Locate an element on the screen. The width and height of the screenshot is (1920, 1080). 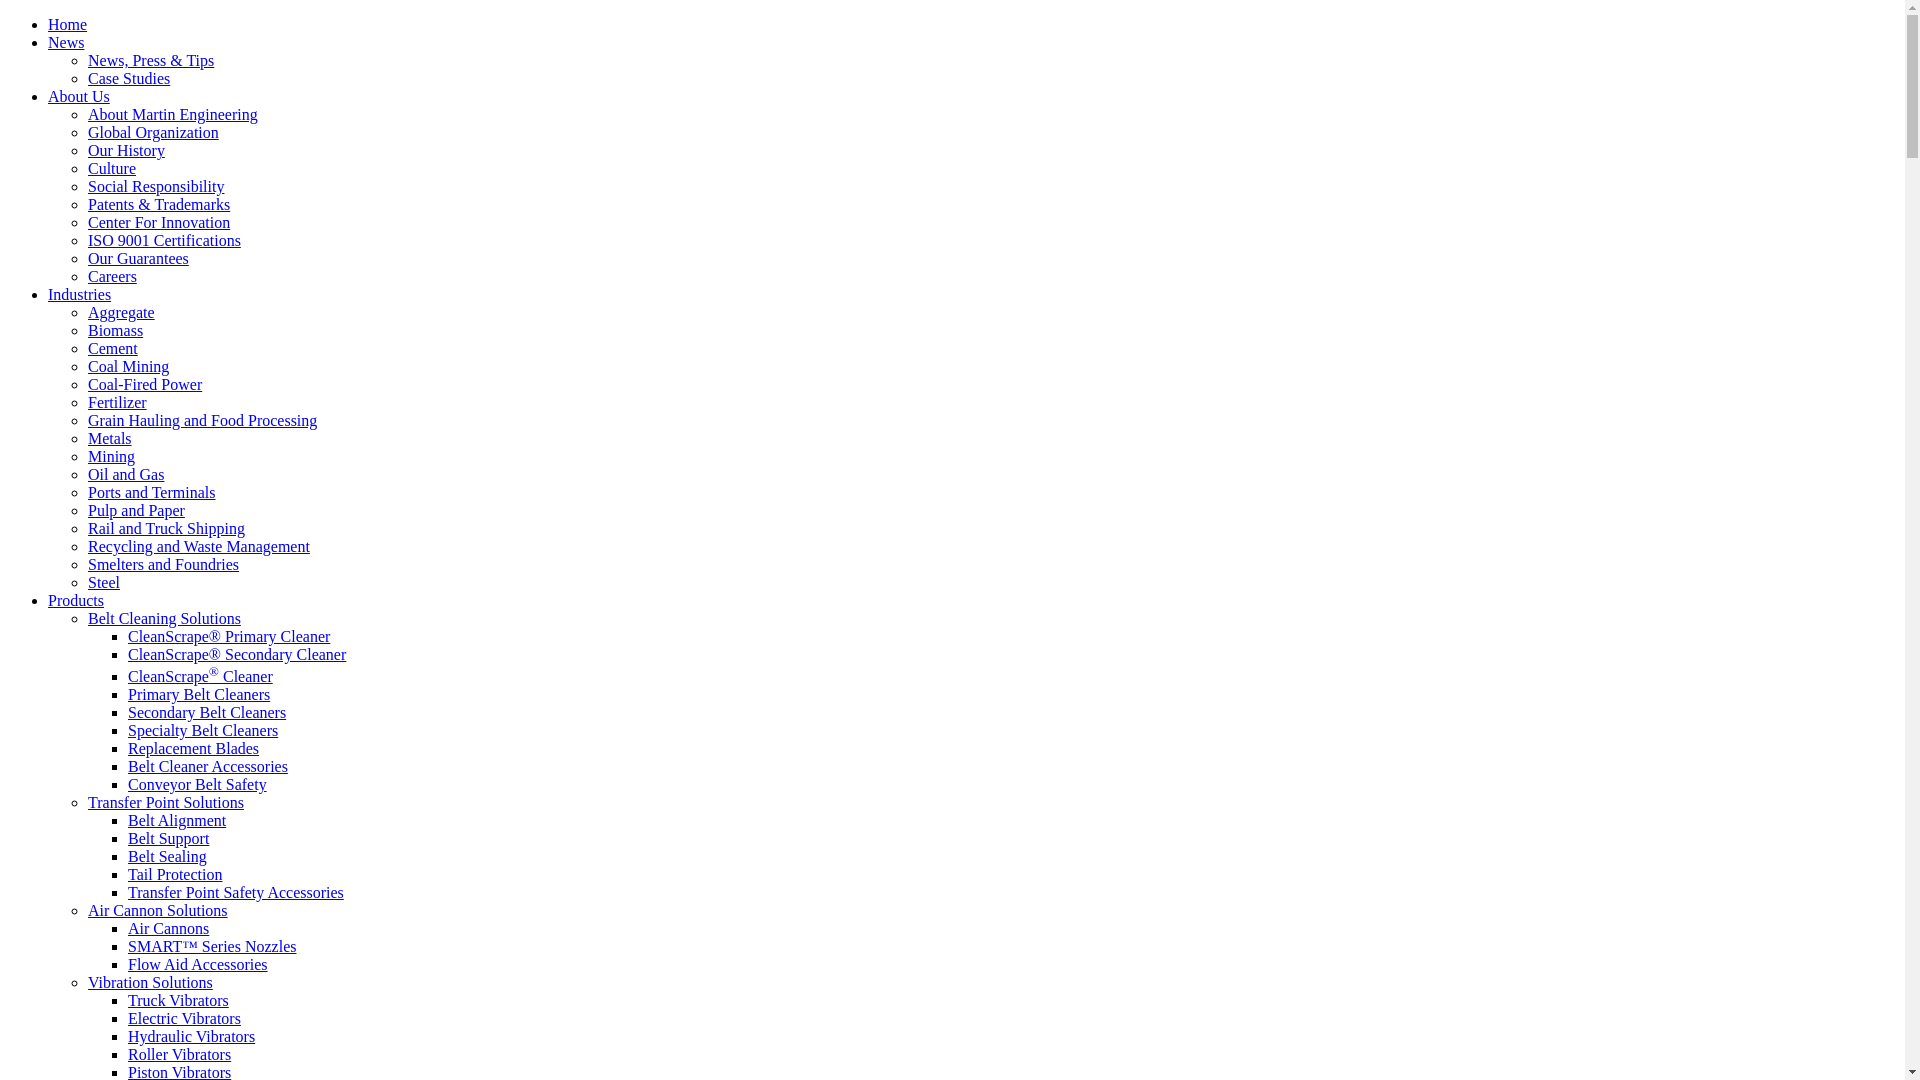
'Belt Cleaning Solutions' is located at coordinates (164, 617).